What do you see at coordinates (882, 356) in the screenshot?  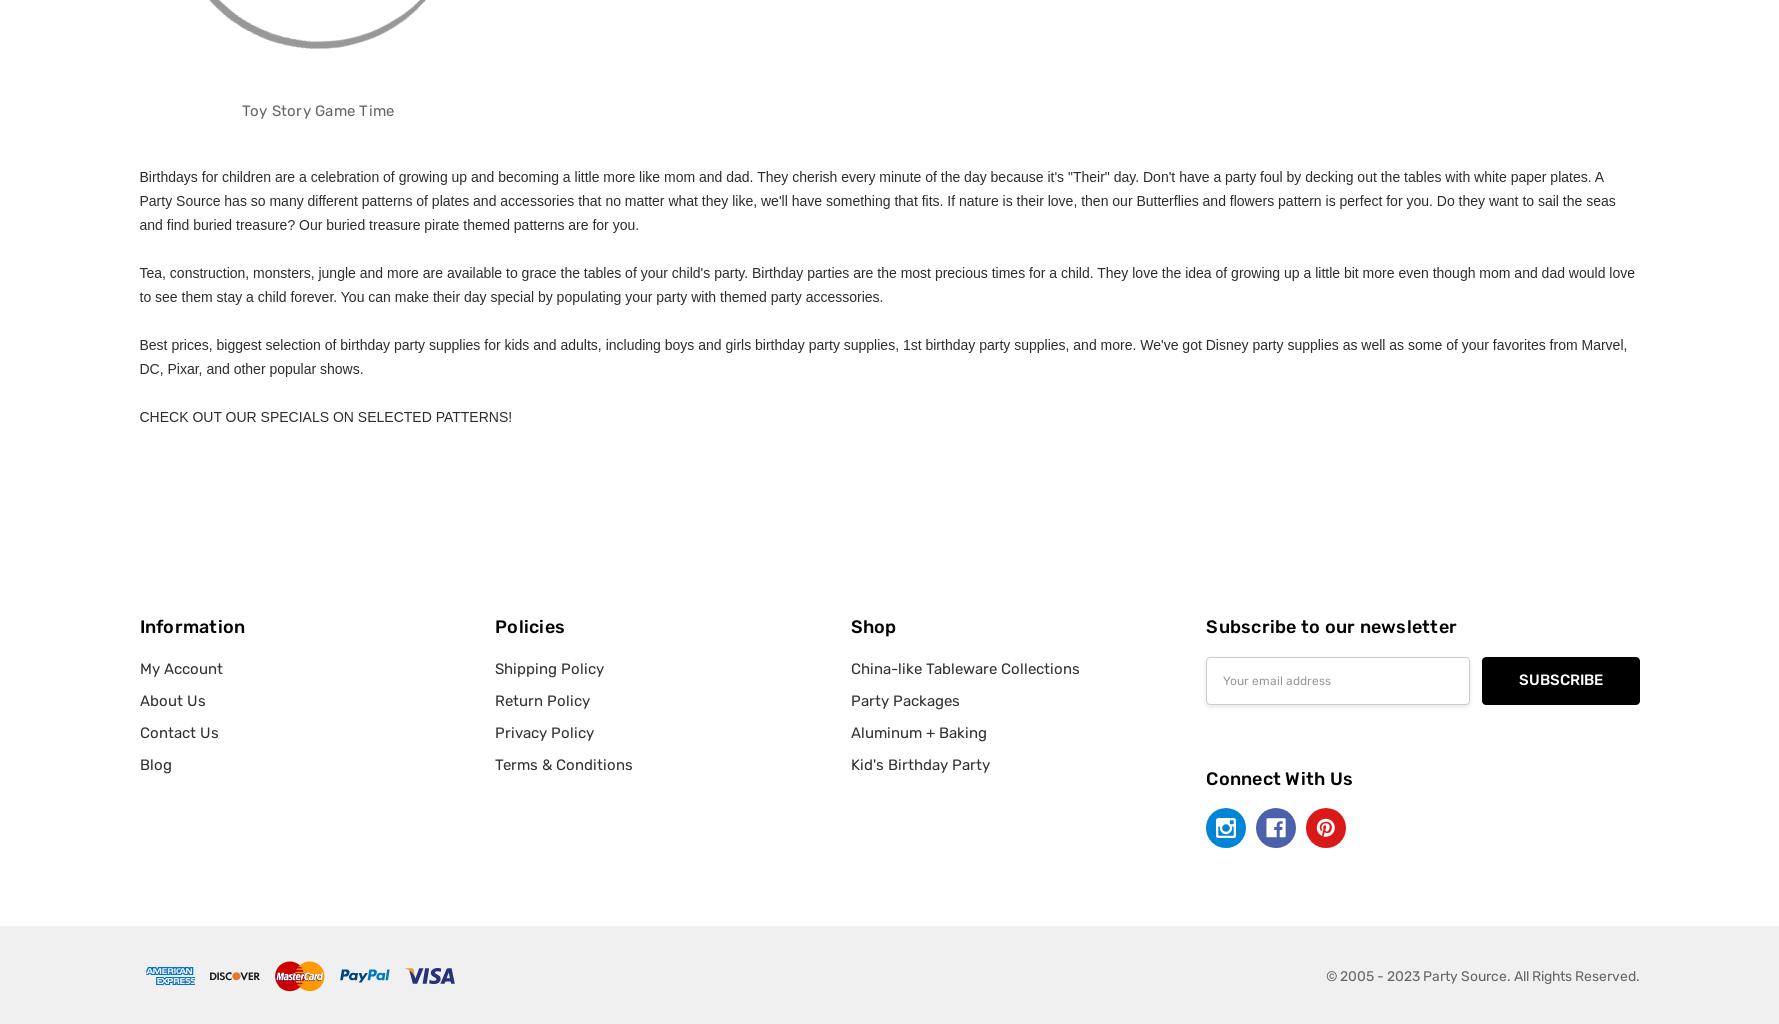 I see `'Best prices, biggest selection of birthday party supplies for kids and adults, including boys and girls birthday party supplies, 1st birthday party supplies, and more. We've got Disney party supplies as well as some of your favorites from Marvel, DC, Pixar, and other popular shows.'` at bounding box center [882, 356].